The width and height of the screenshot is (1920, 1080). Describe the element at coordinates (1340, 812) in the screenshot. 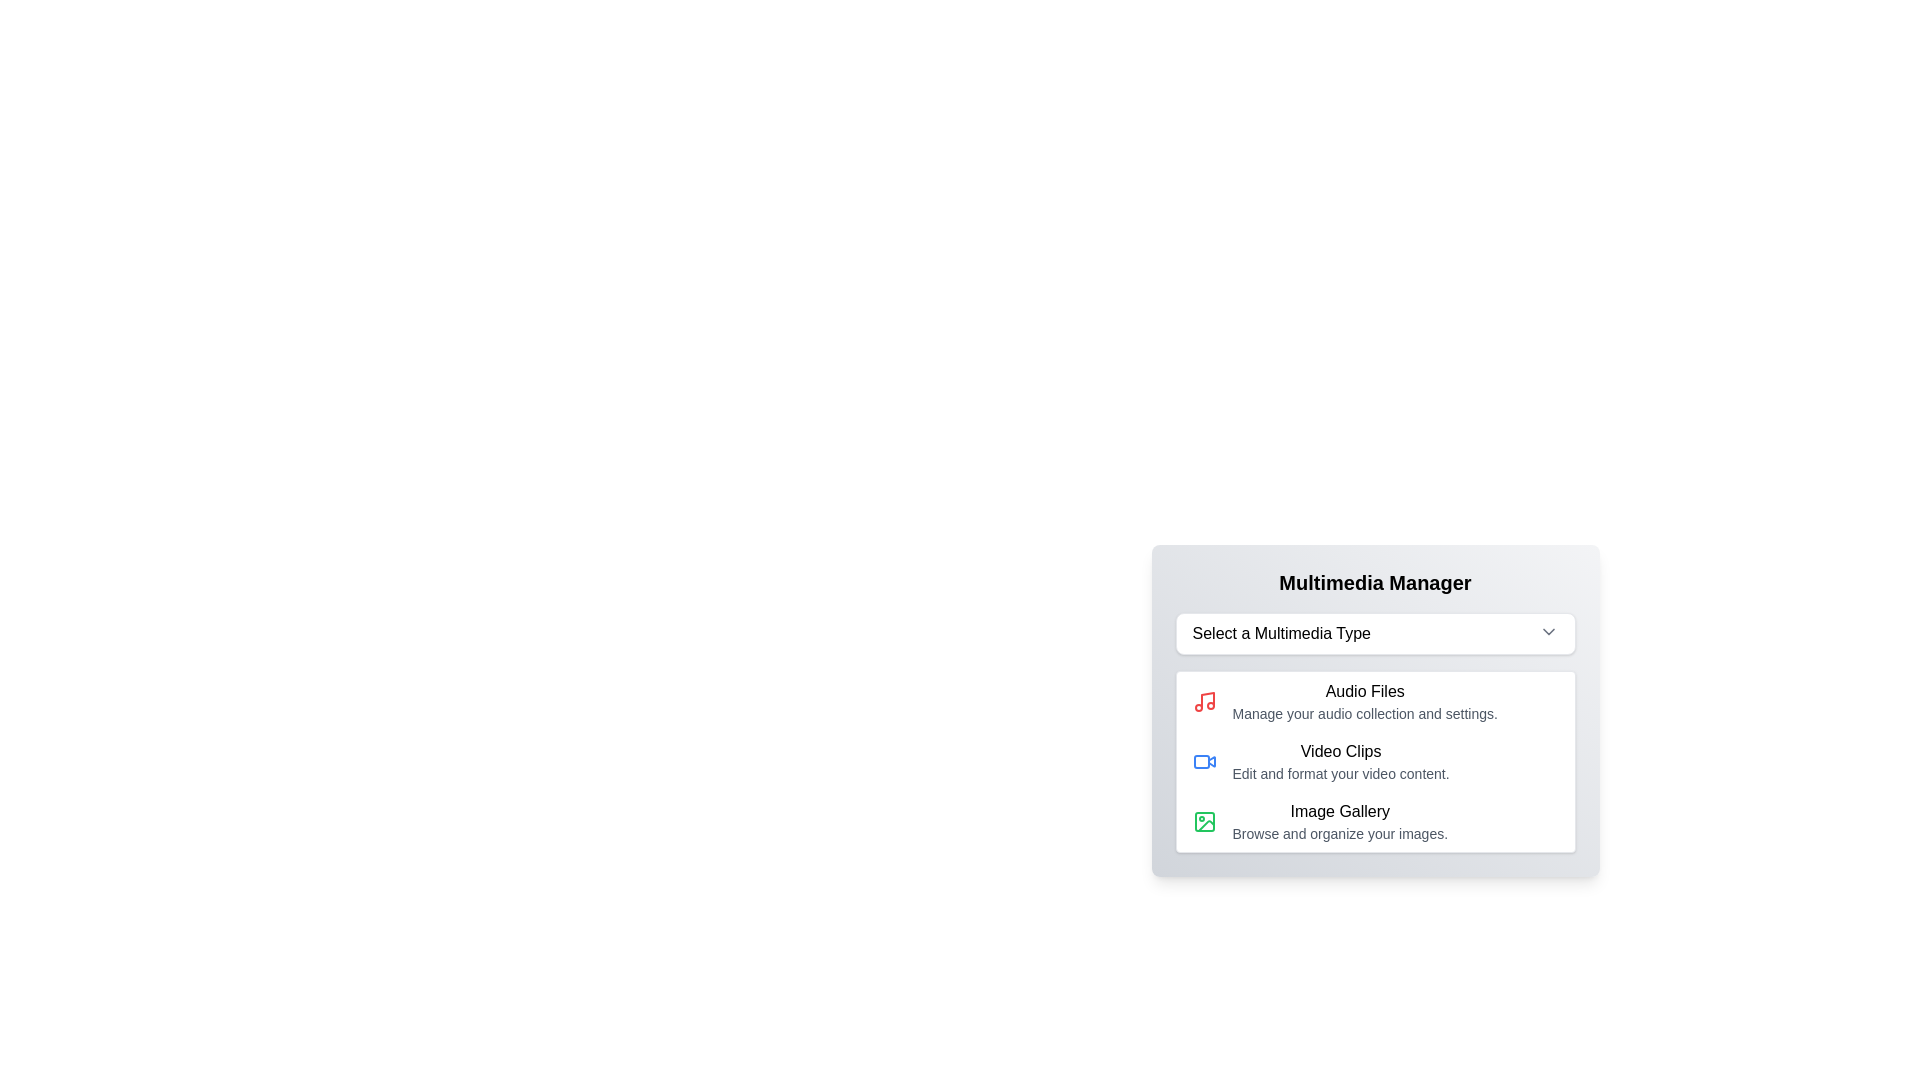

I see `the 'Image Gallery' text label, which is styled in a slightly bold font and positioned at the bottom of a card-like section under the 'Multimedia Manager'` at that location.